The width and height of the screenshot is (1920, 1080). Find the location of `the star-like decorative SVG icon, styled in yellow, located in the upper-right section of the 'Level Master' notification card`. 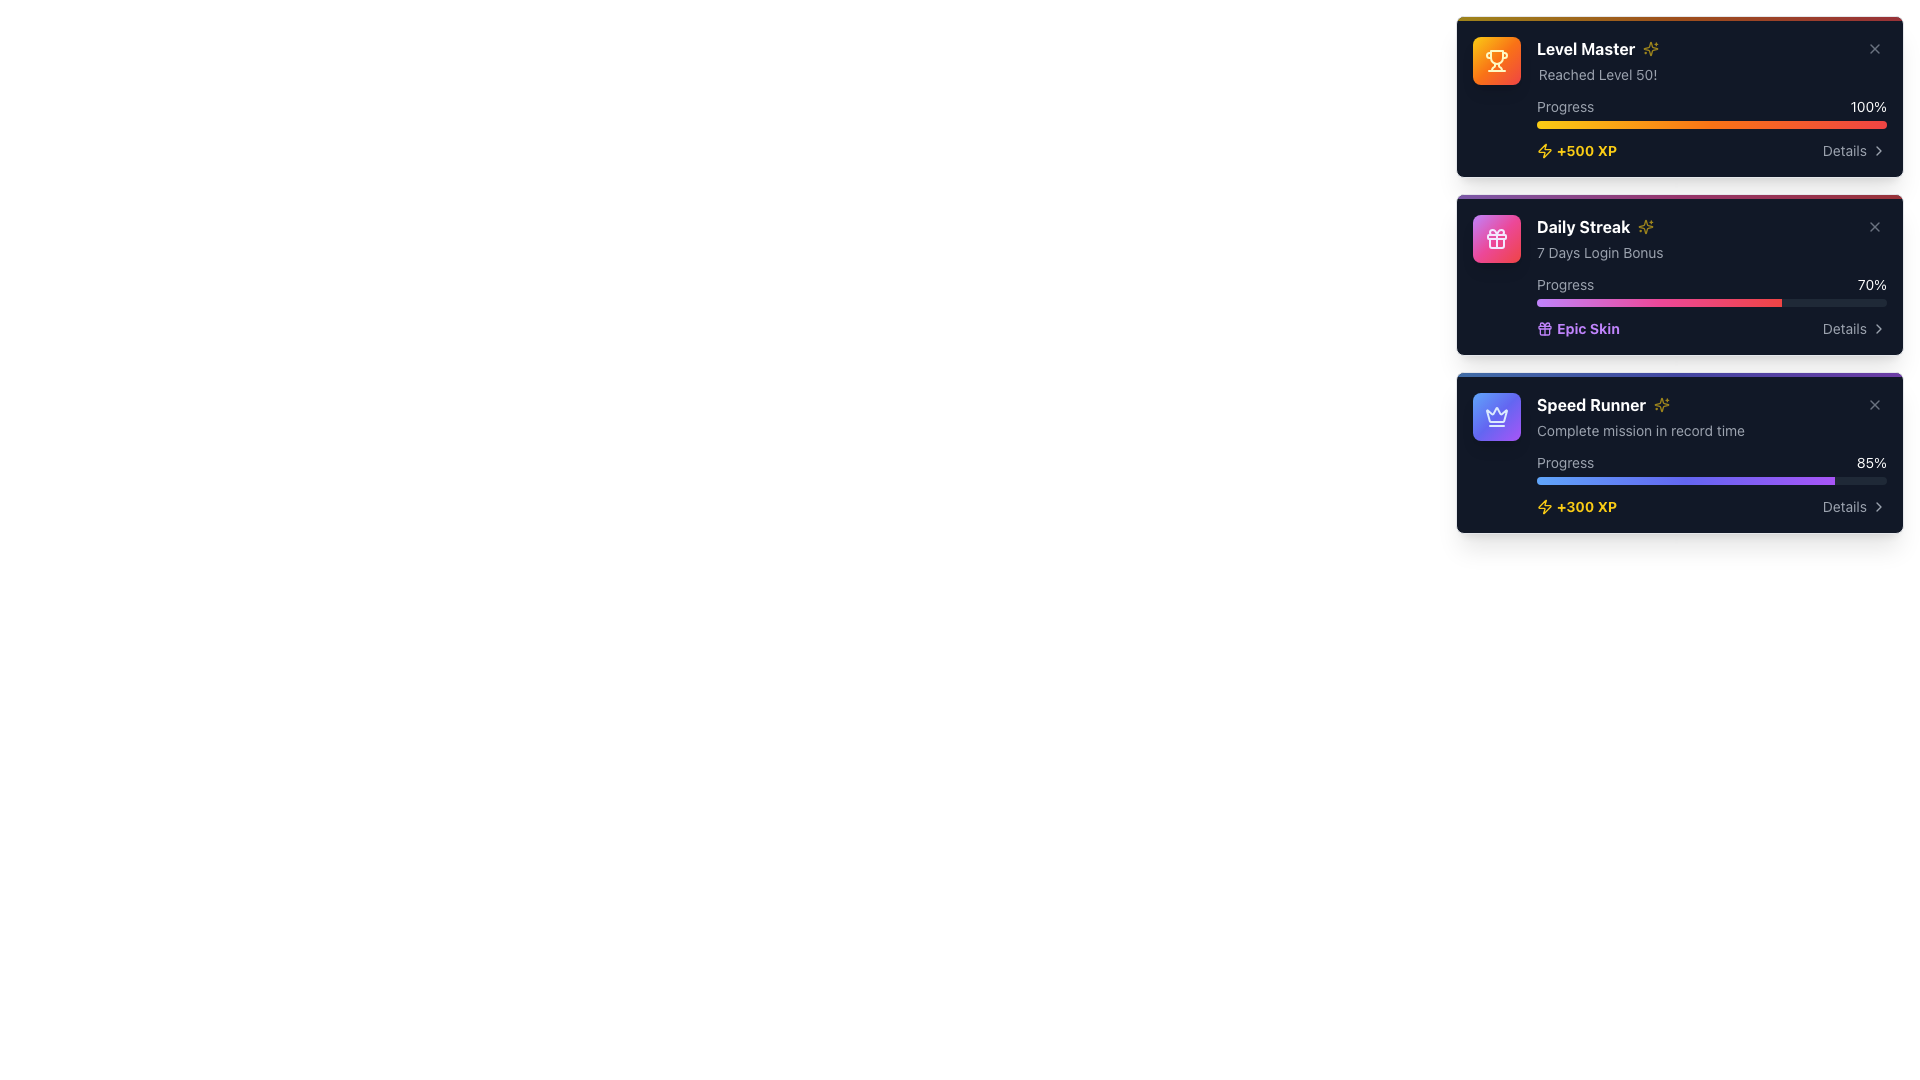

the star-like decorative SVG icon, styled in yellow, located in the upper-right section of the 'Level Master' notification card is located at coordinates (1651, 48).